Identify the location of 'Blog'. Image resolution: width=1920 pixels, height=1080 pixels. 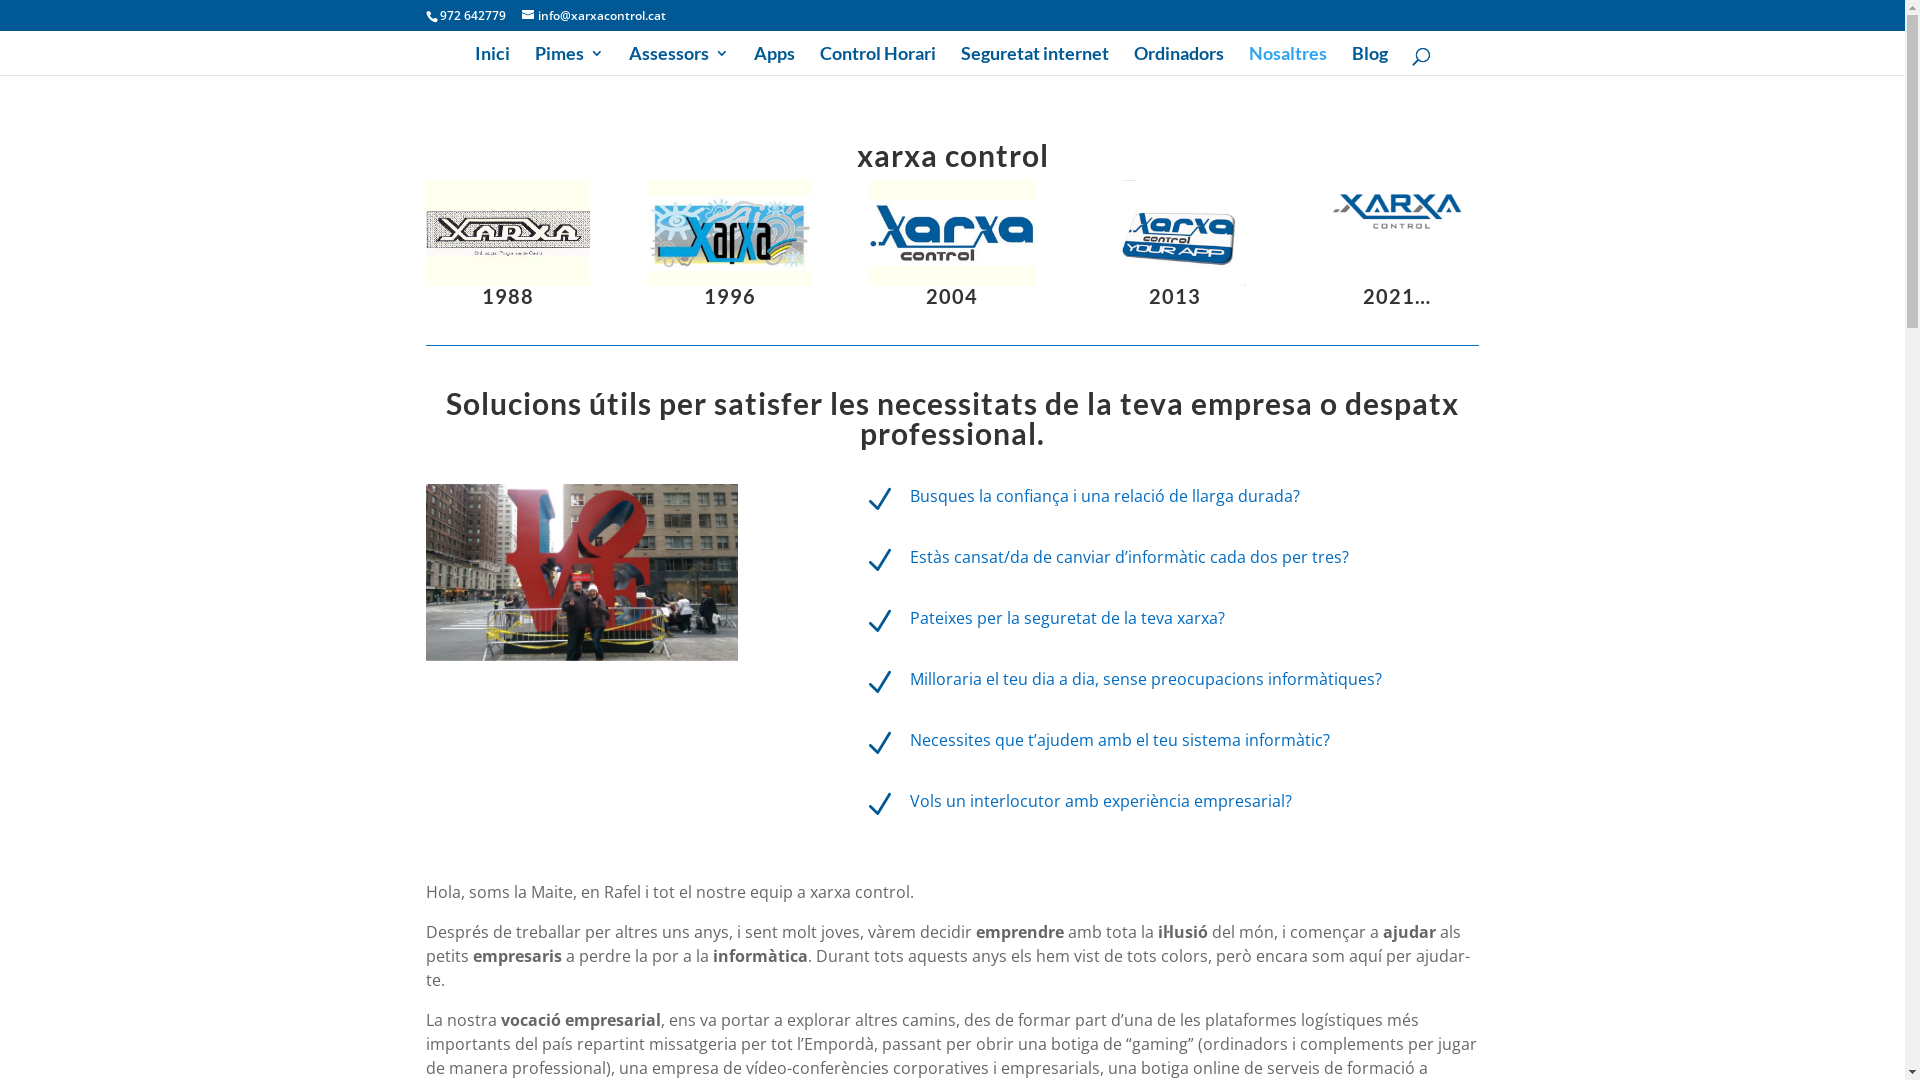
(1352, 59).